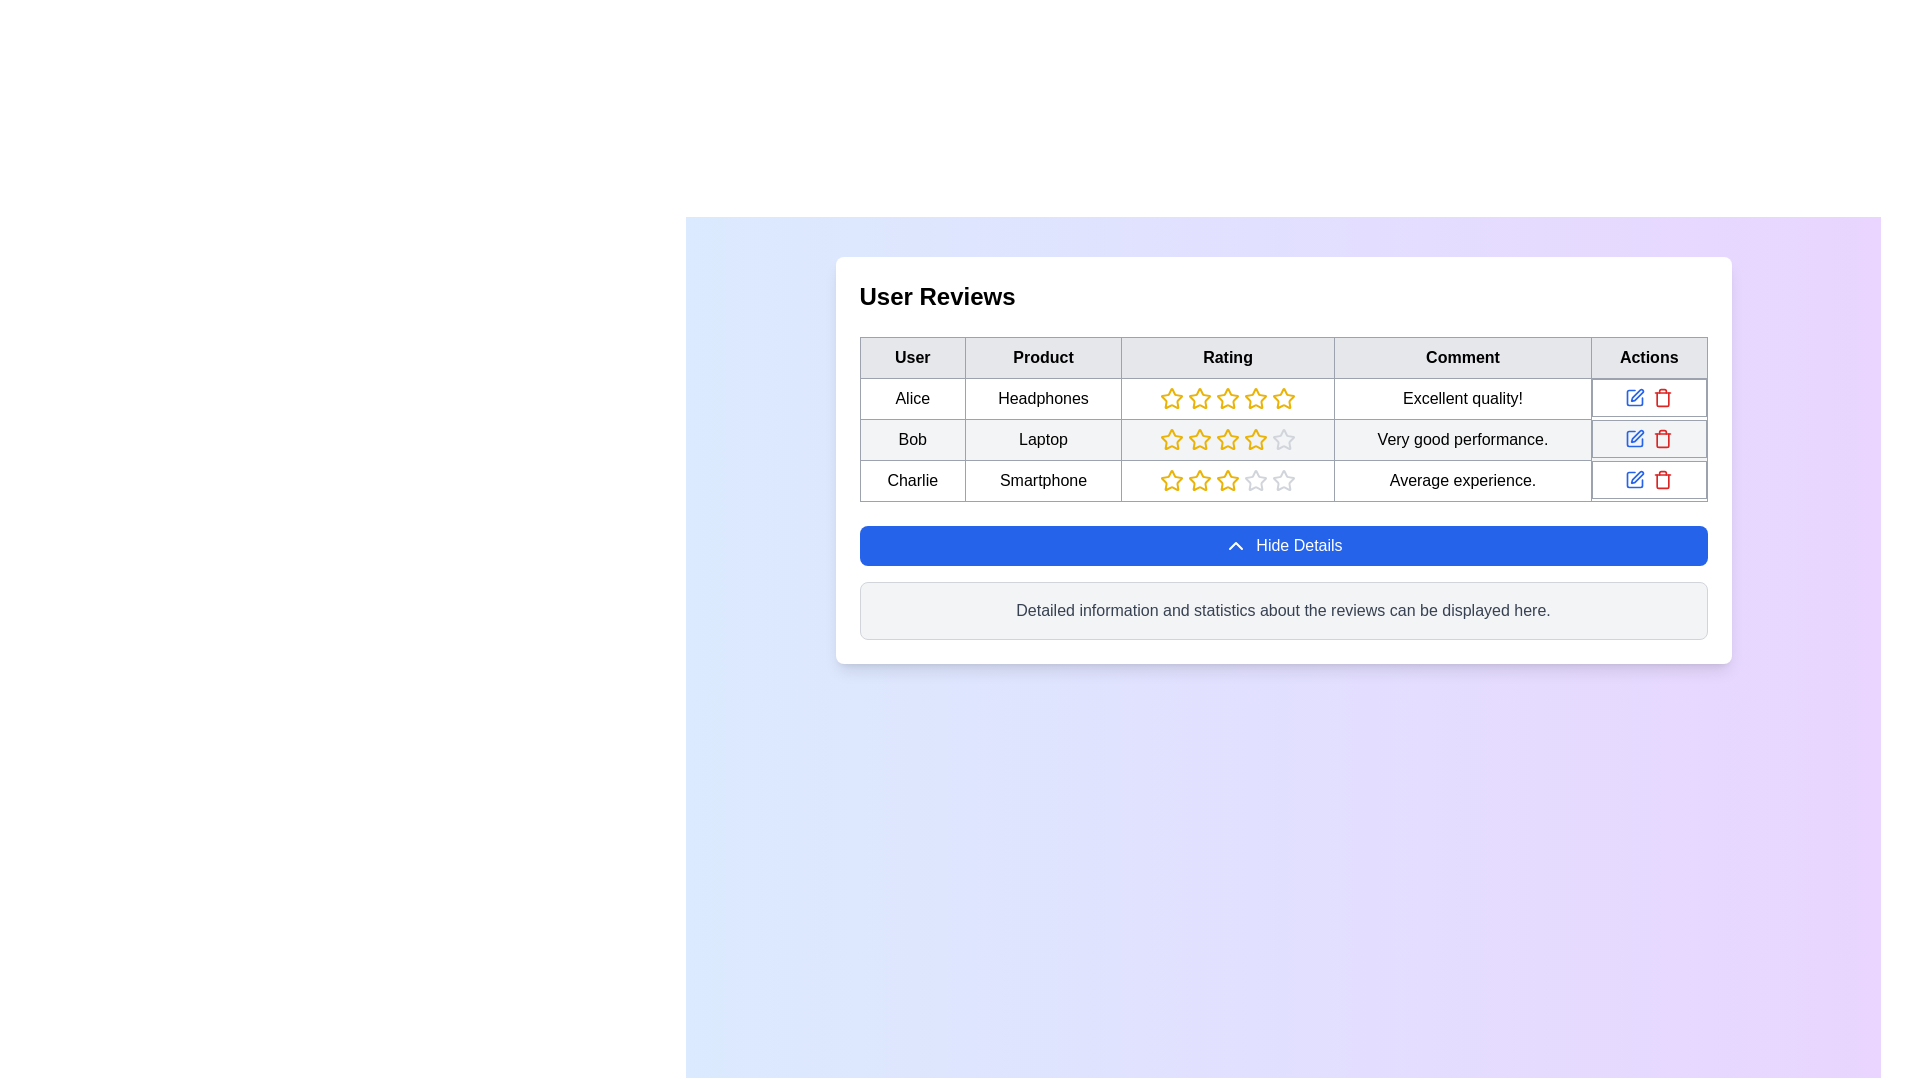 This screenshot has width=1920, height=1080. I want to click on the third yellow star-shaped rating icon for user 'Bob' in the 'Rating' column, so click(1171, 438).